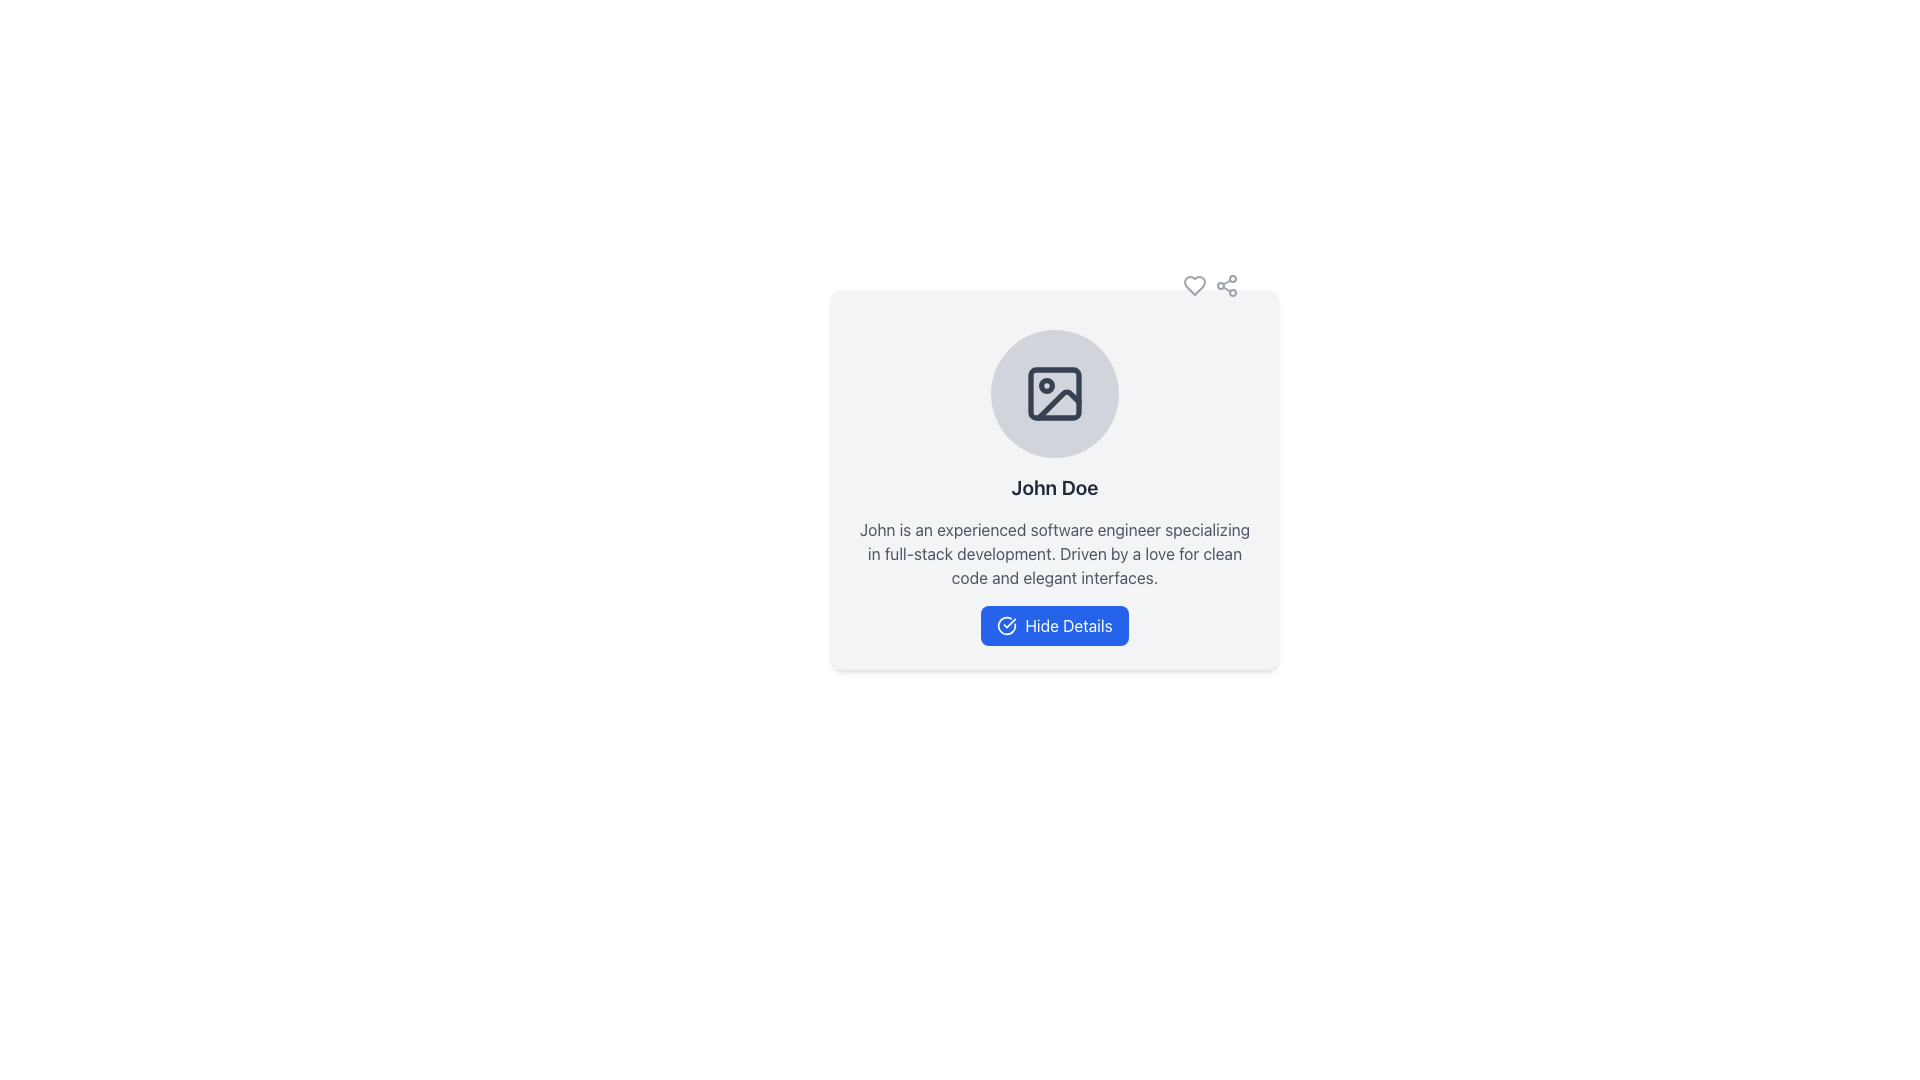 The width and height of the screenshot is (1920, 1080). I want to click on the Decorative Icon, a circular icon with a checkmark inside, located to the left of the 'Hide Details' button, so click(1007, 624).